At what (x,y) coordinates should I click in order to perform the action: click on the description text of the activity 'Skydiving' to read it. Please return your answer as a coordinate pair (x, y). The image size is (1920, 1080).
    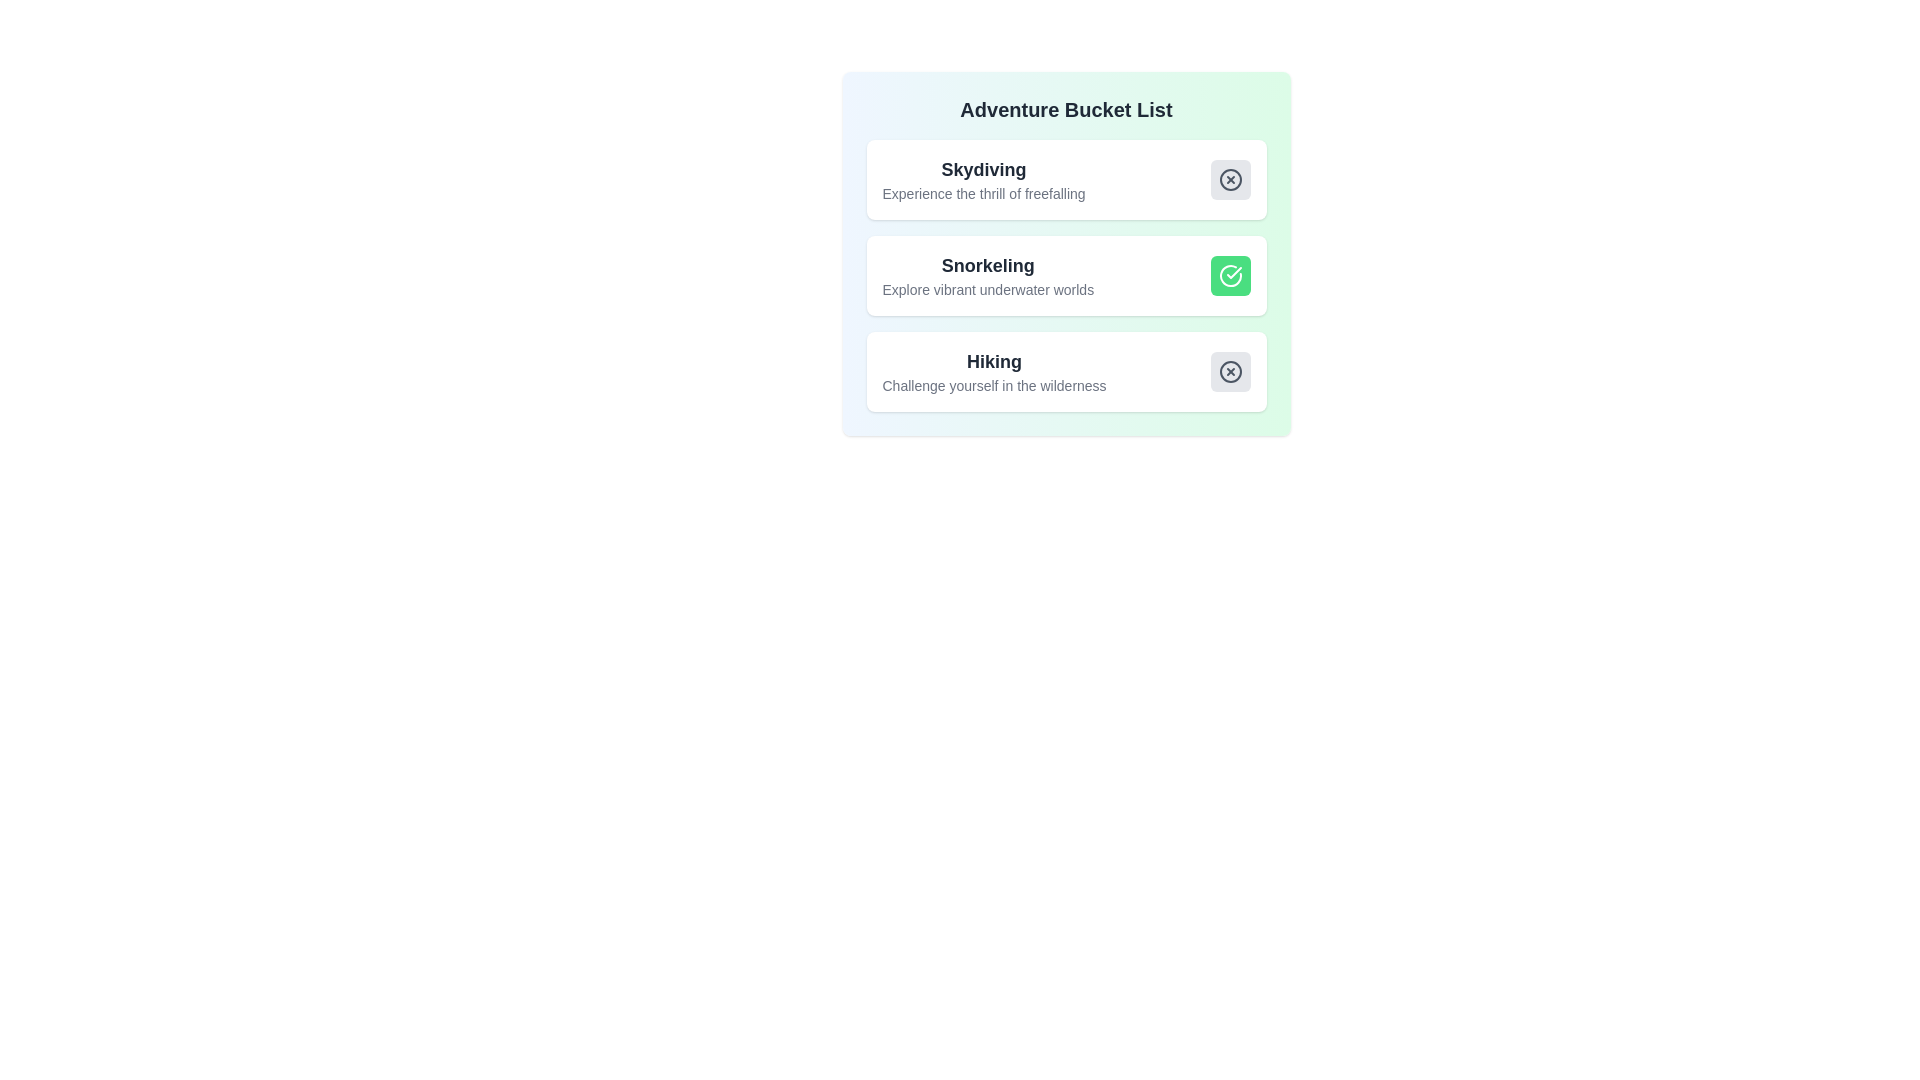
    Looking at the image, I should click on (983, 180).